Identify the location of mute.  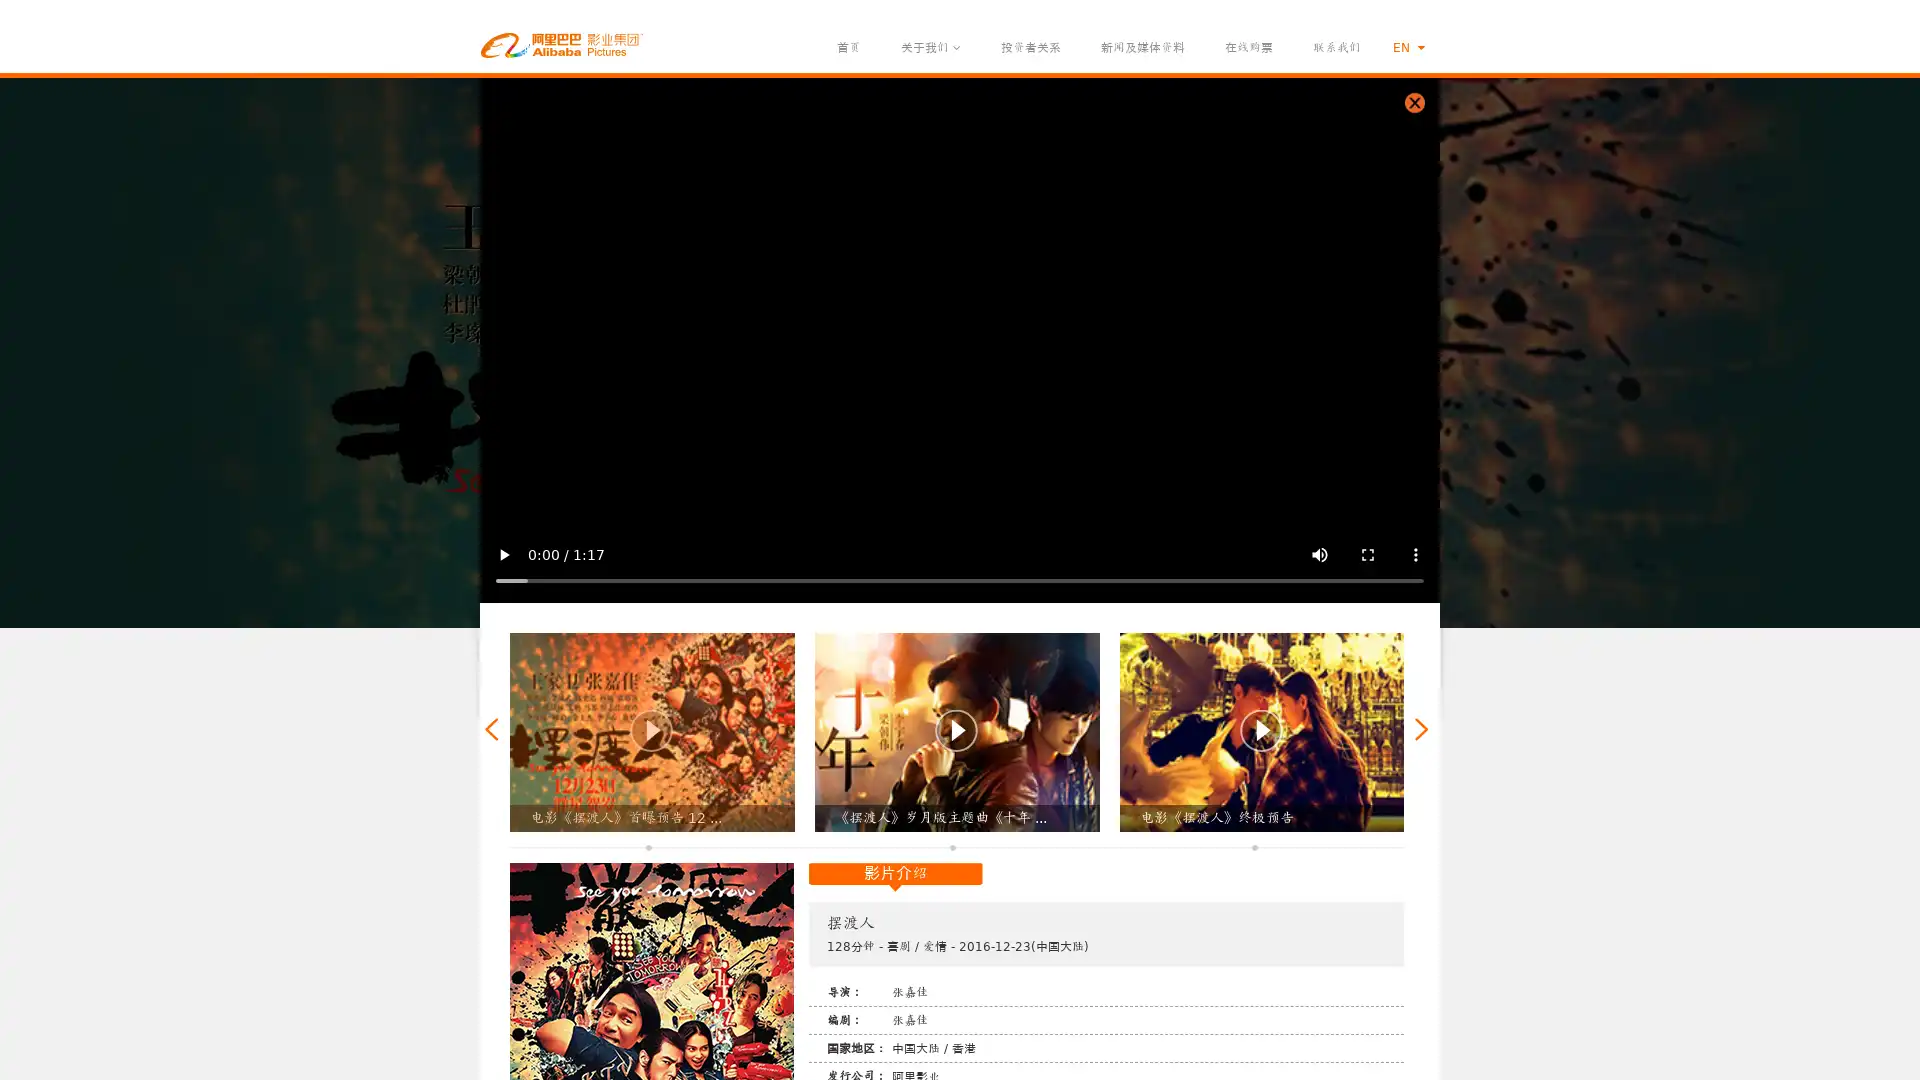
(1320, 555).